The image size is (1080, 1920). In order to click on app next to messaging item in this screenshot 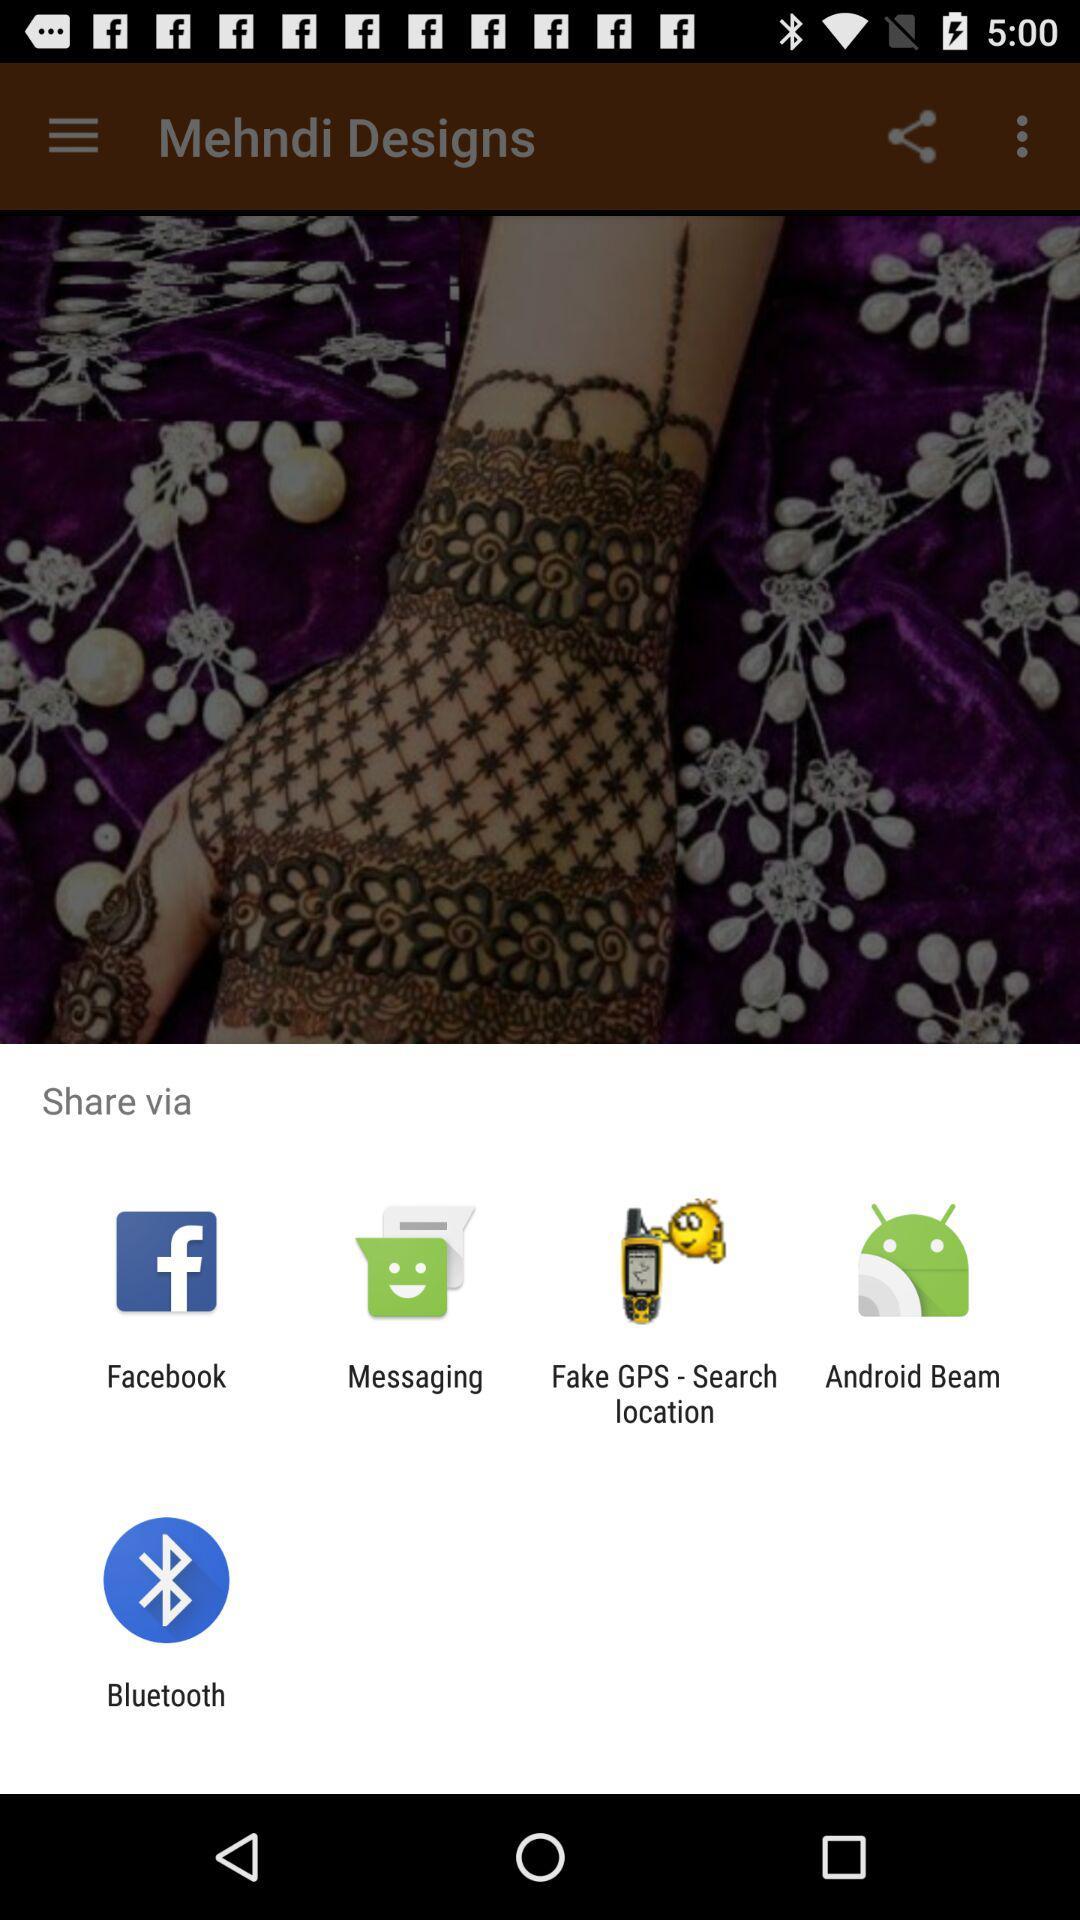, I will do `click(664, 1392)`.